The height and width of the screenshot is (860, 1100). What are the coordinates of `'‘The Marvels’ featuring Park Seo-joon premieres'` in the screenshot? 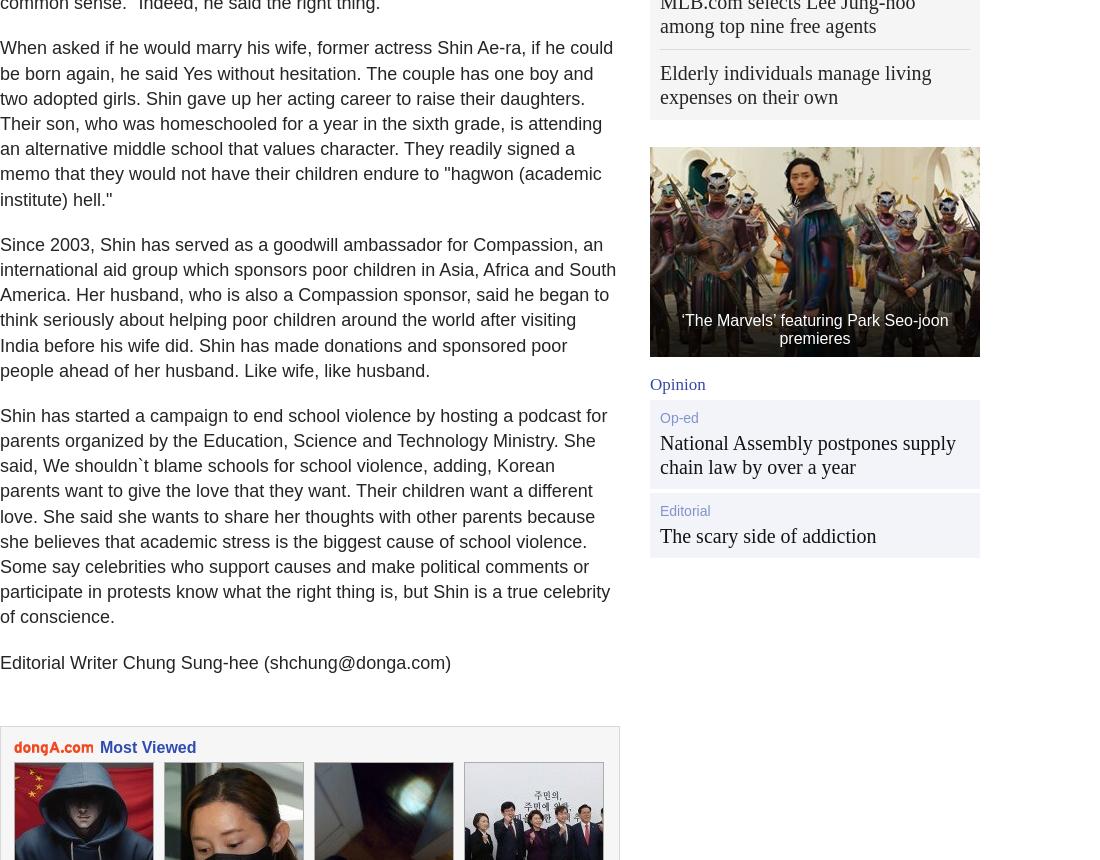 It's located at (814, 329).